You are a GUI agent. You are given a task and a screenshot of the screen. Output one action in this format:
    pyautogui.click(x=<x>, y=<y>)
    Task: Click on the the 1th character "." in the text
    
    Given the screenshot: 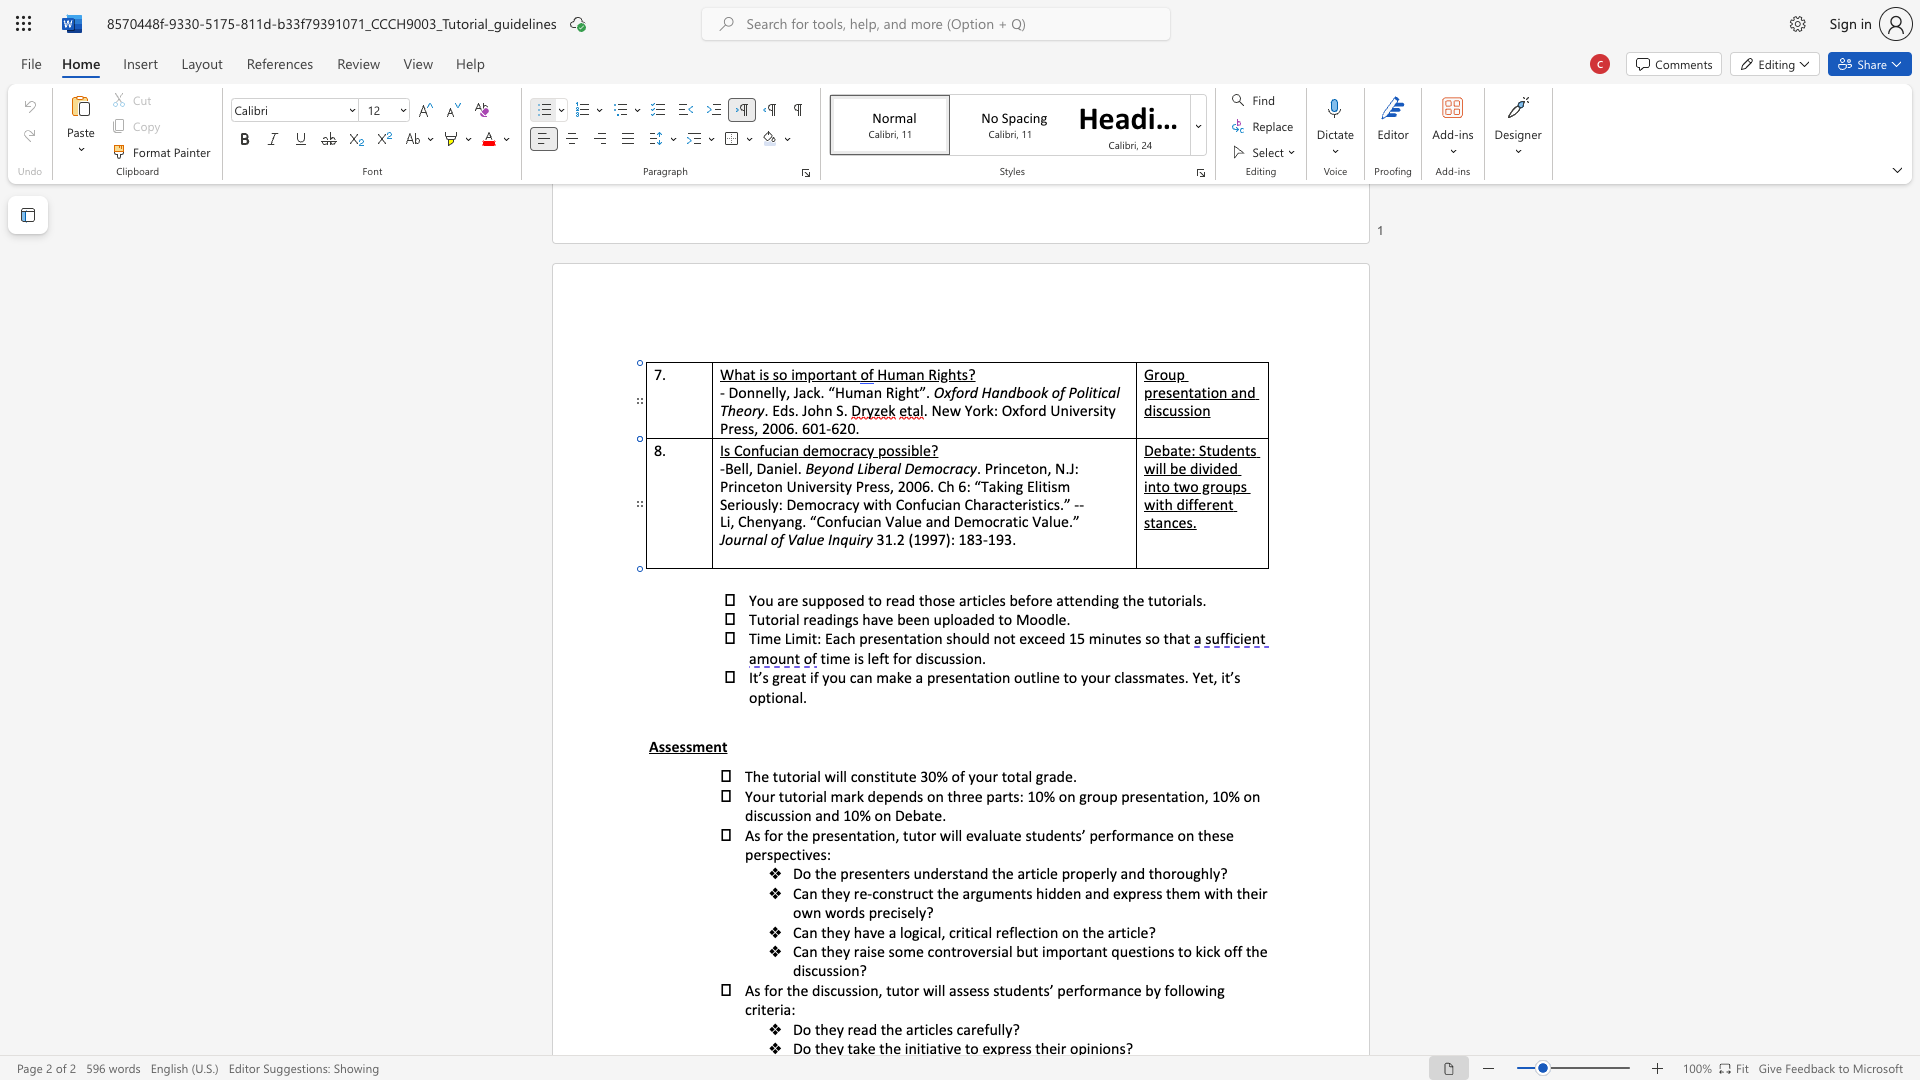 What is the action you would take?
    pyautogui.click(x=984, y=658)
    